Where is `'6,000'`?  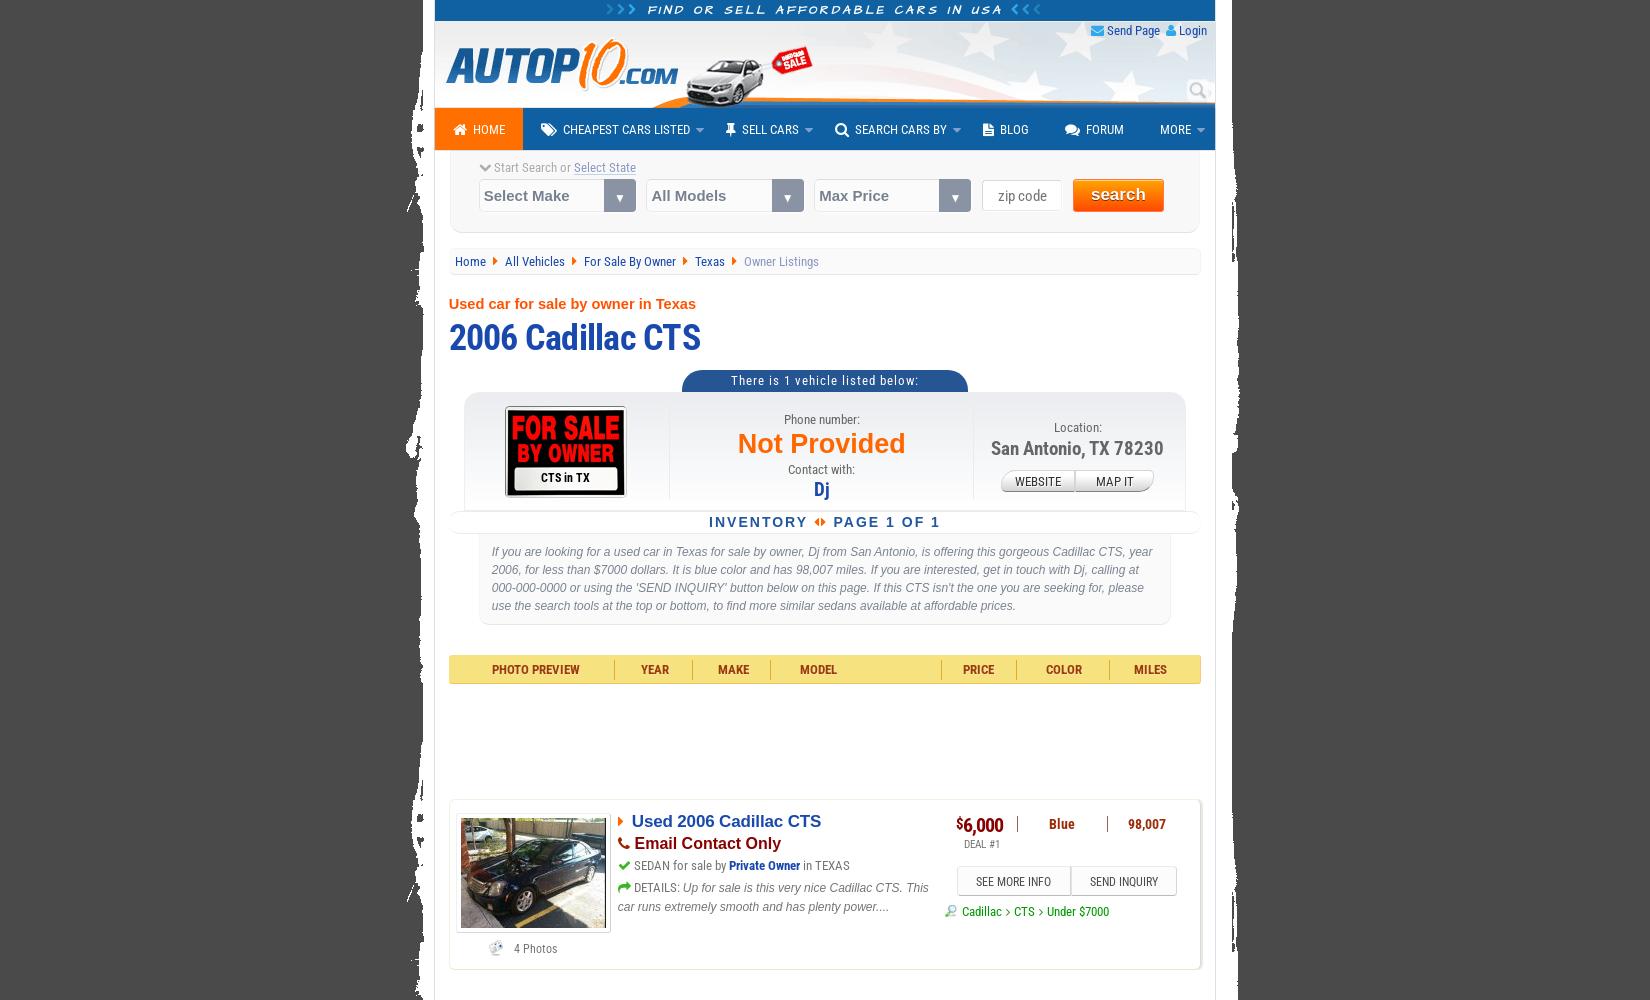 '6,000' is located at coordinates (982, 824).